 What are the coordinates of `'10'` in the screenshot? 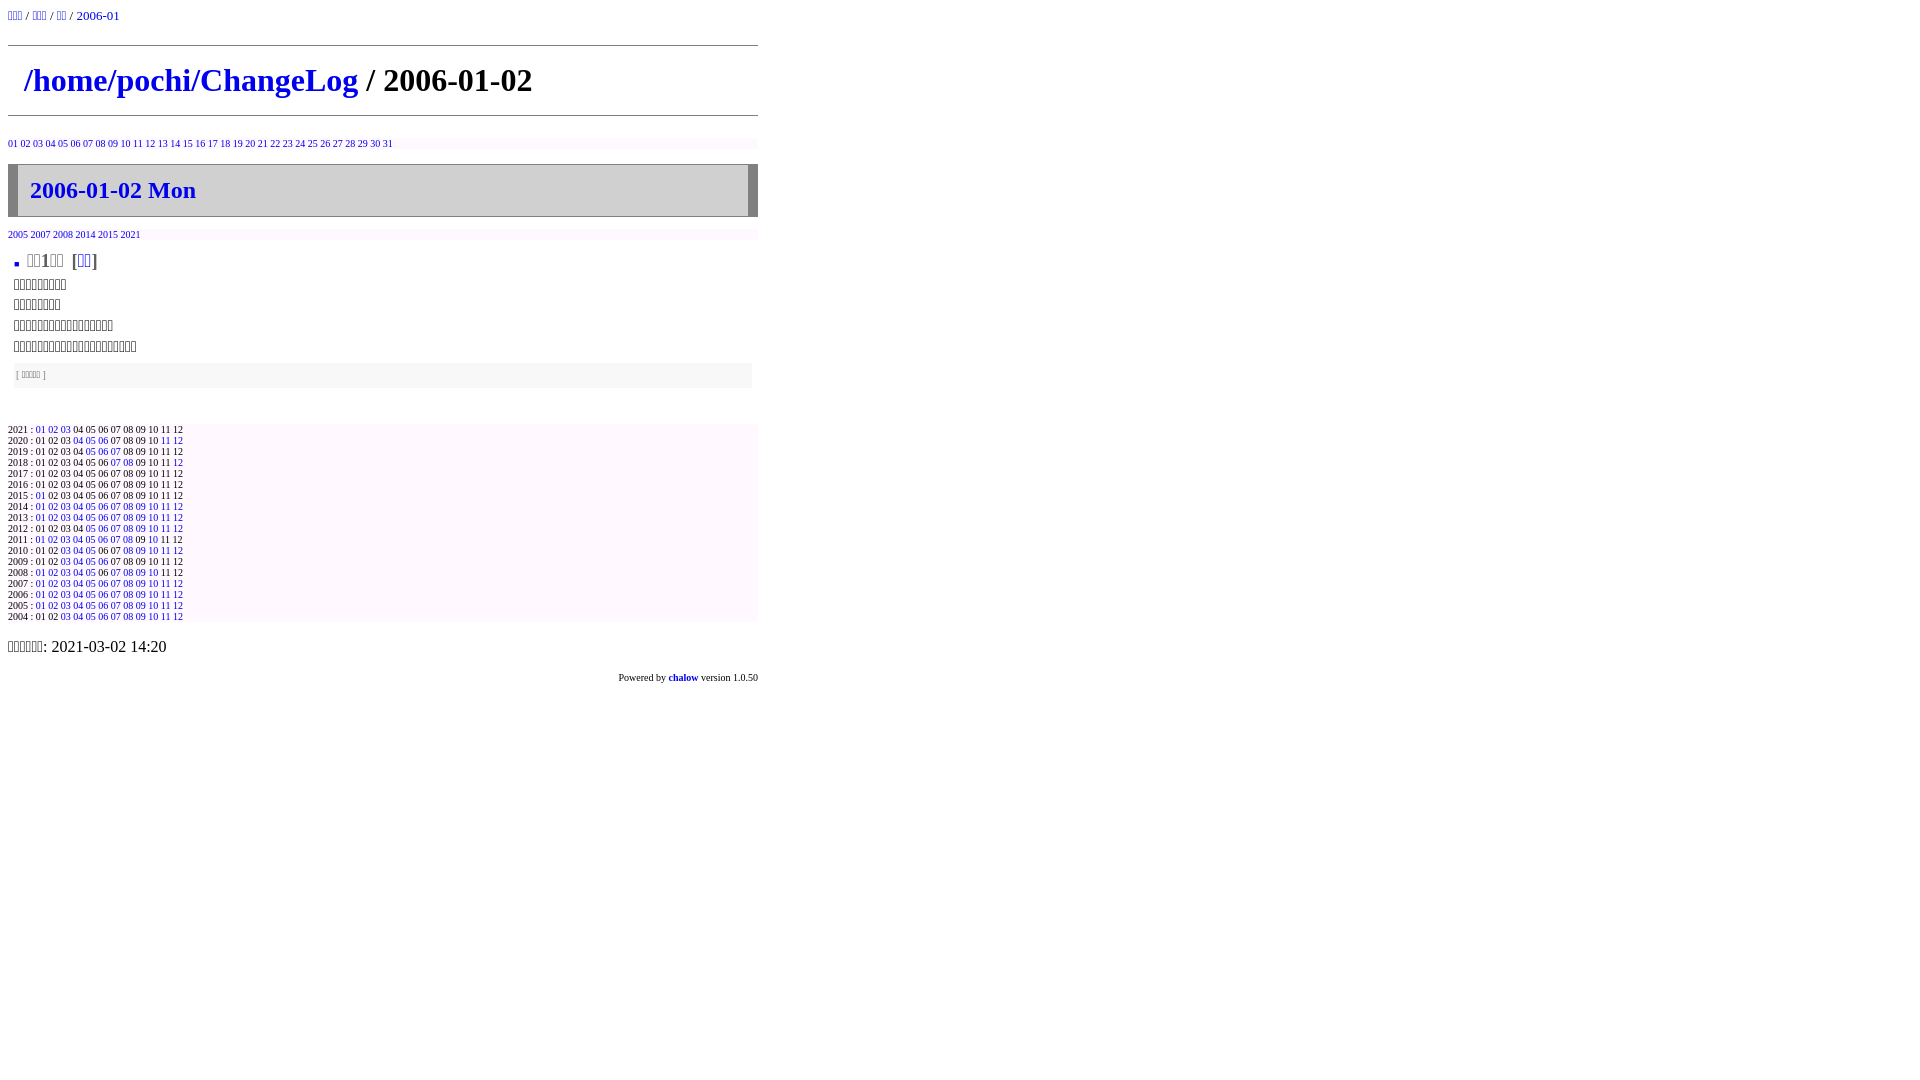 It's located at (147, 516).